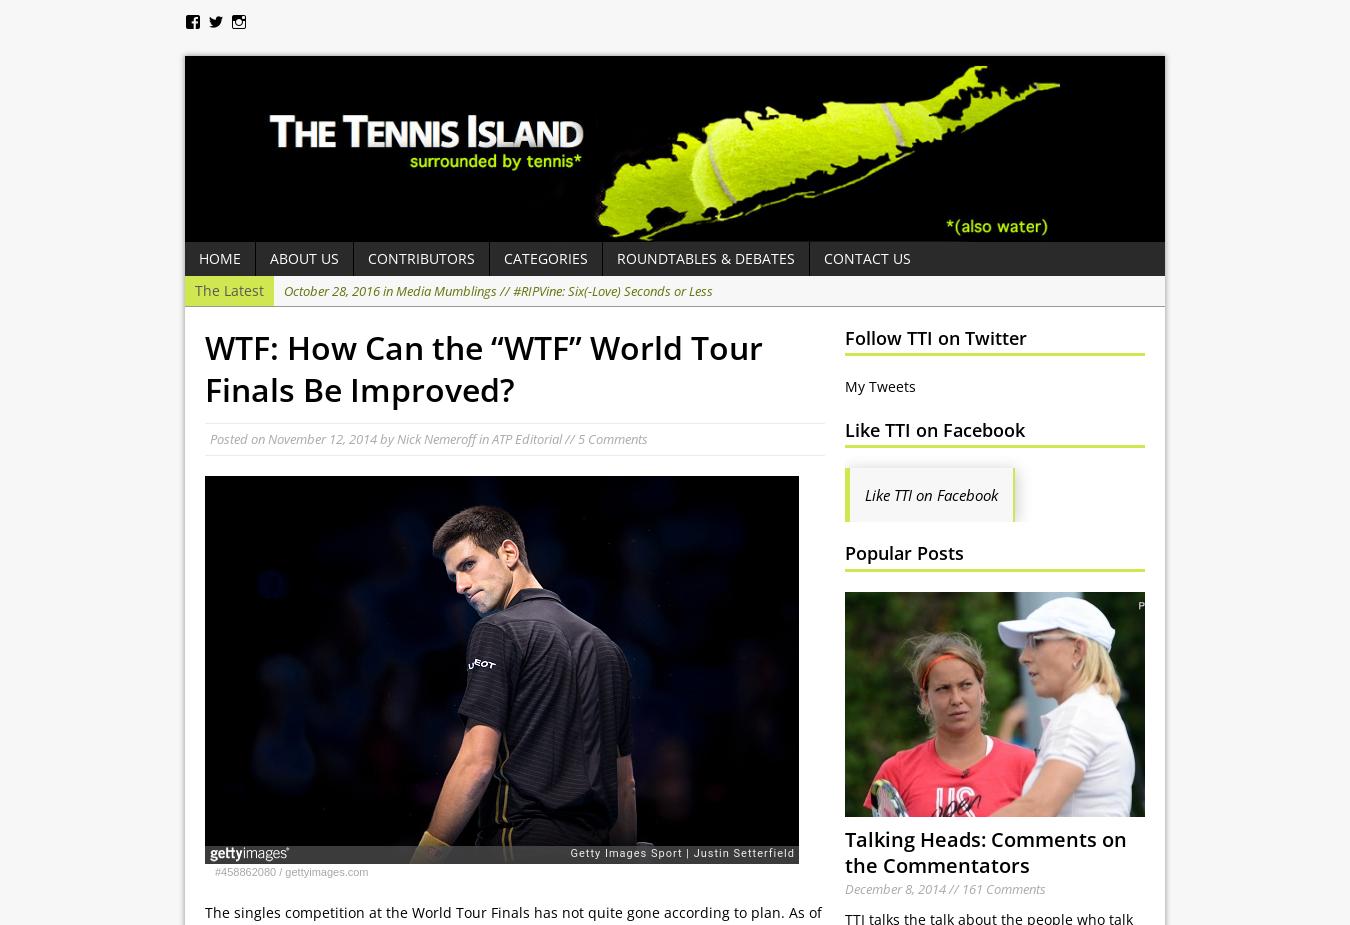  Describe the element at coordinates (387, 438) in the screenshot. I see `'by'` at that location.